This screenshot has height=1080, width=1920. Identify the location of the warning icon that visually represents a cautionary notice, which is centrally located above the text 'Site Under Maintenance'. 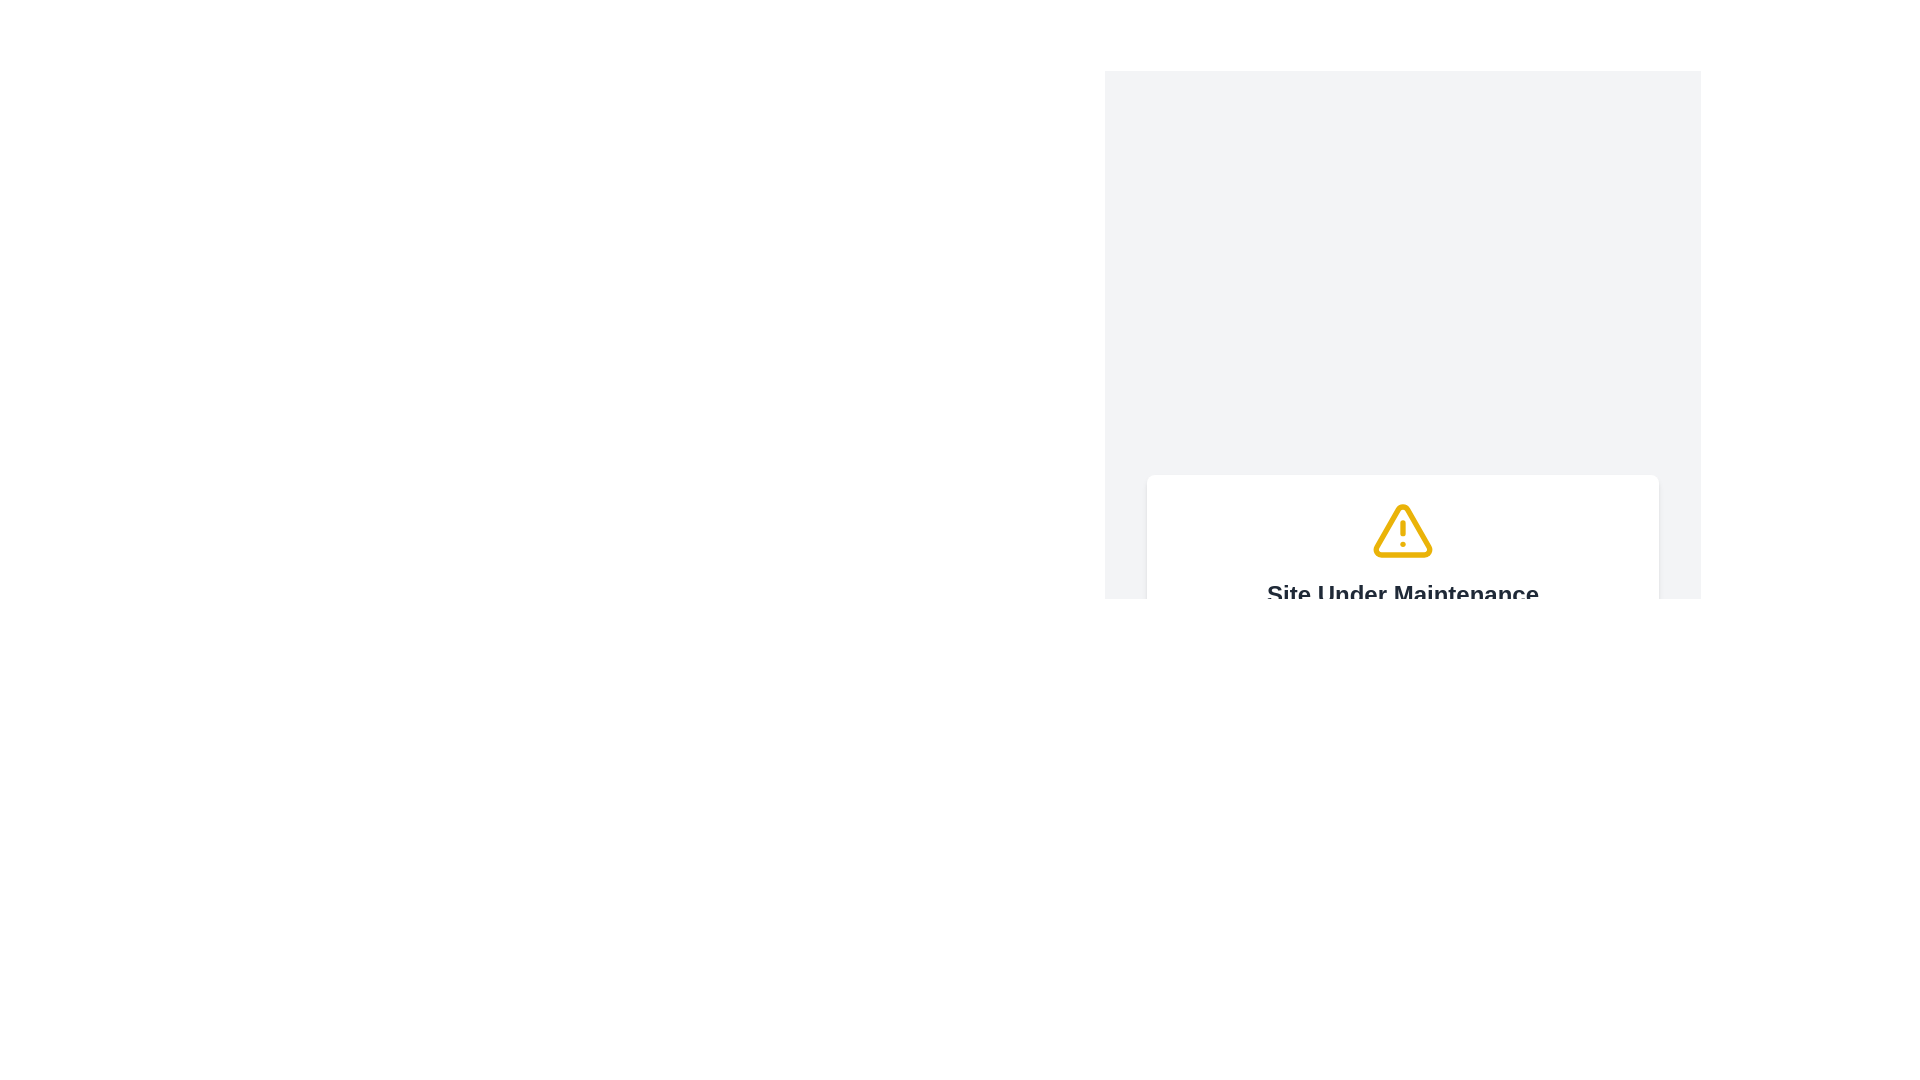
(1401, 530).